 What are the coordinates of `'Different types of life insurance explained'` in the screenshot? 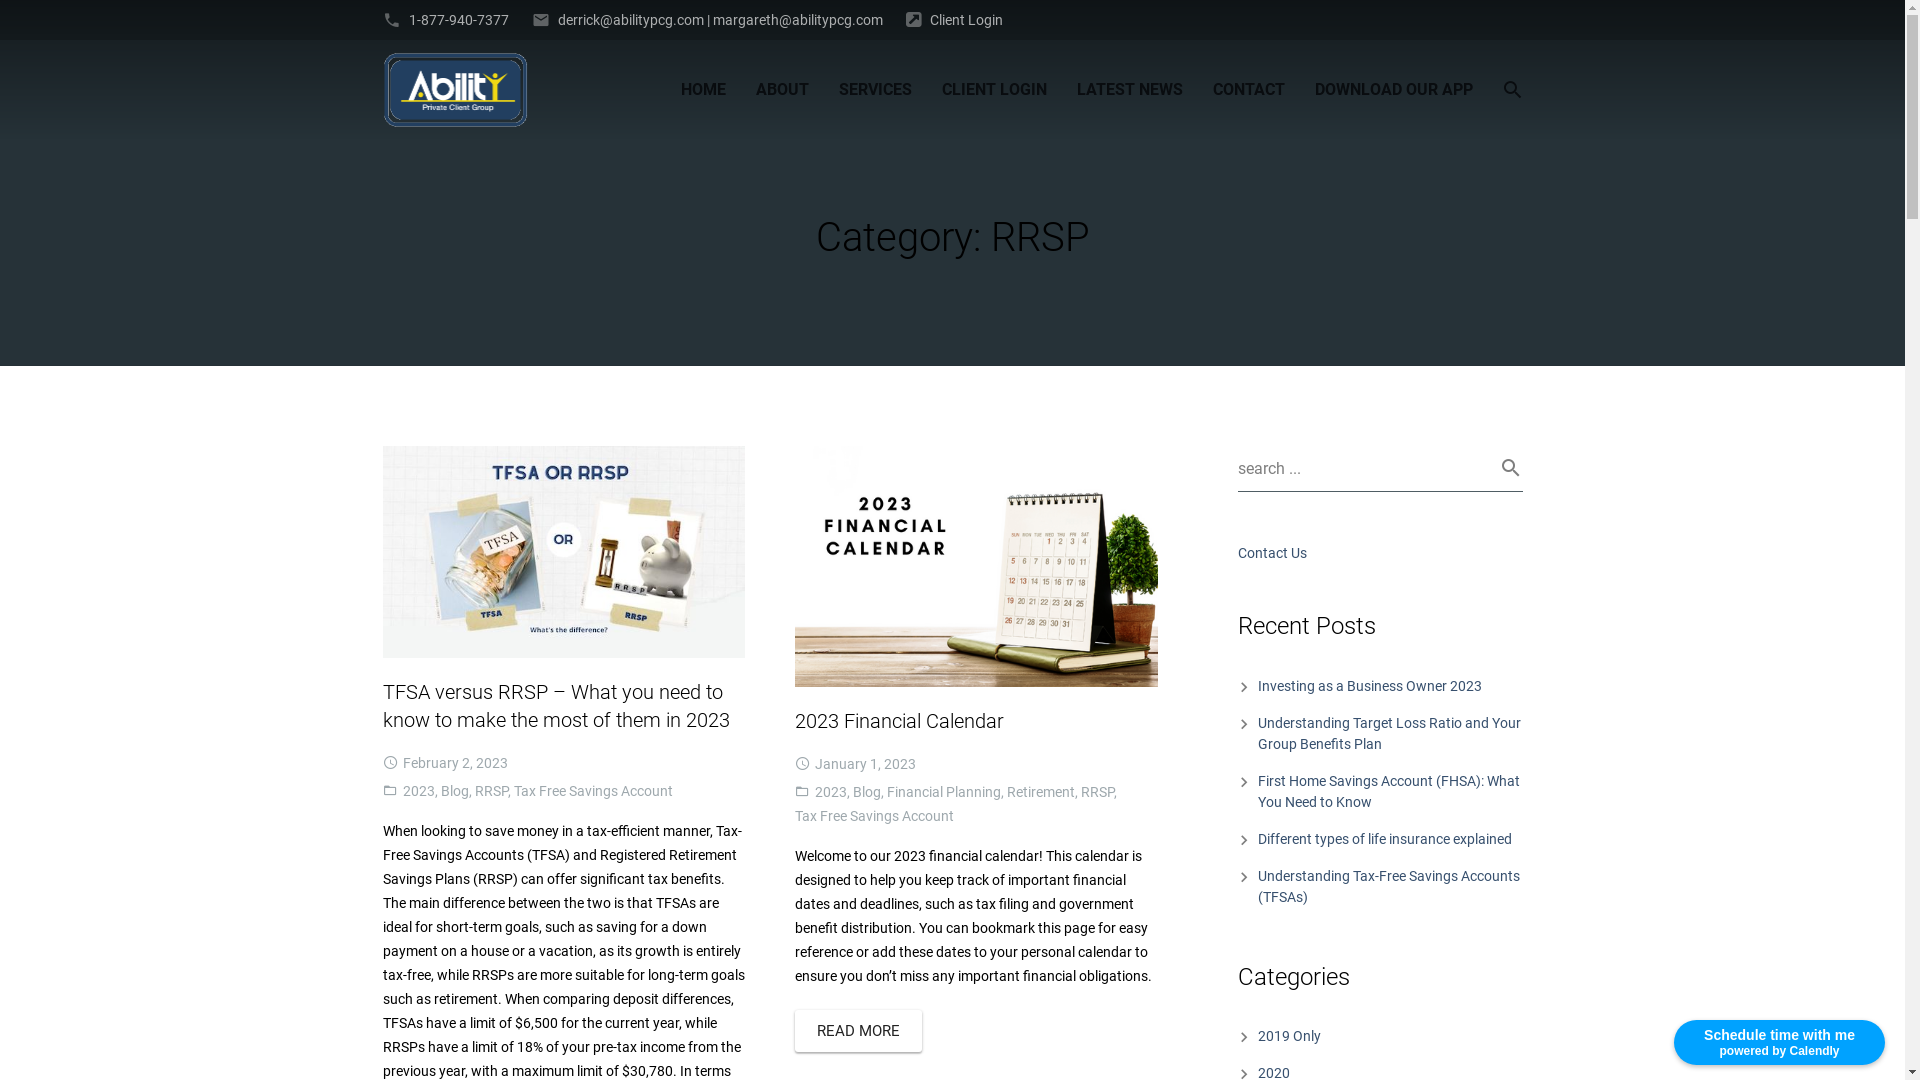 It's located at (1384, 839).